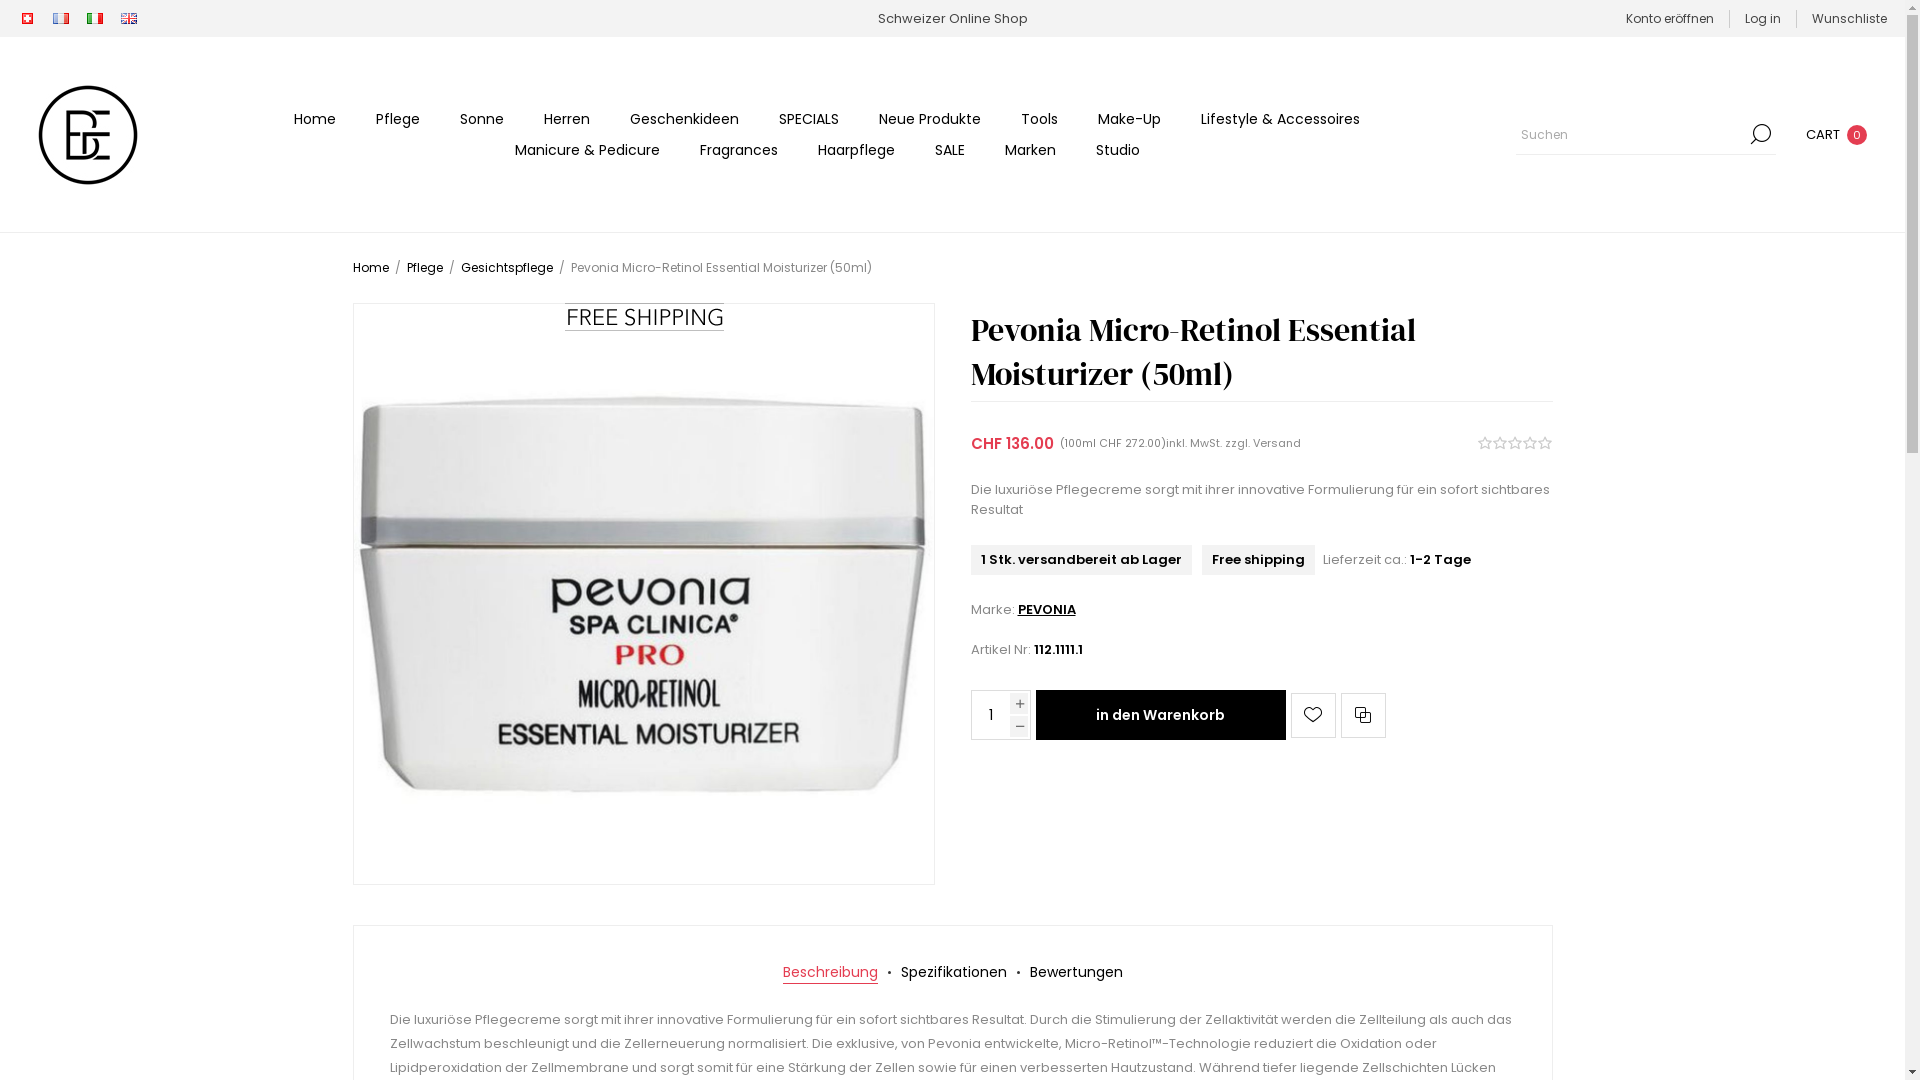 The image size is (1920, 1080). I want to click on 'SALE', so click(948, 149).